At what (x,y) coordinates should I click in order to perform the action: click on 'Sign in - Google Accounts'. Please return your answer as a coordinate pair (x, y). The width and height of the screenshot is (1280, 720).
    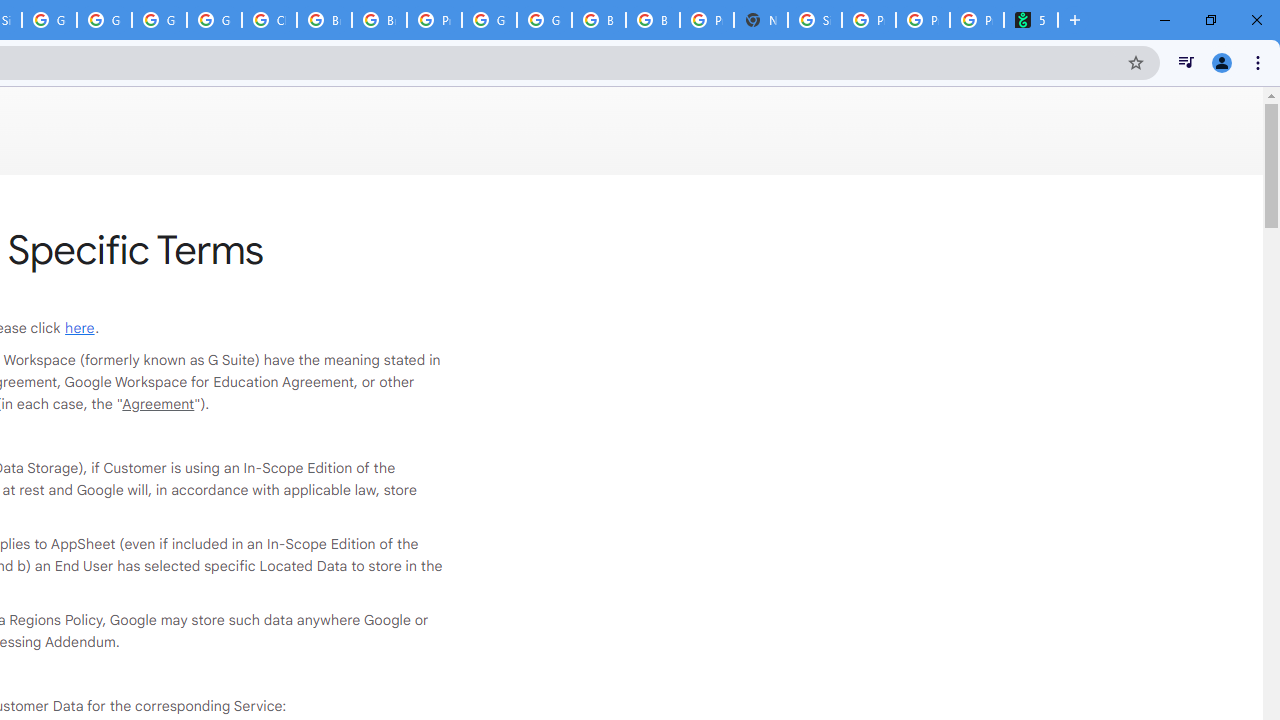
    Looking at the image, I should click on (815, 20).